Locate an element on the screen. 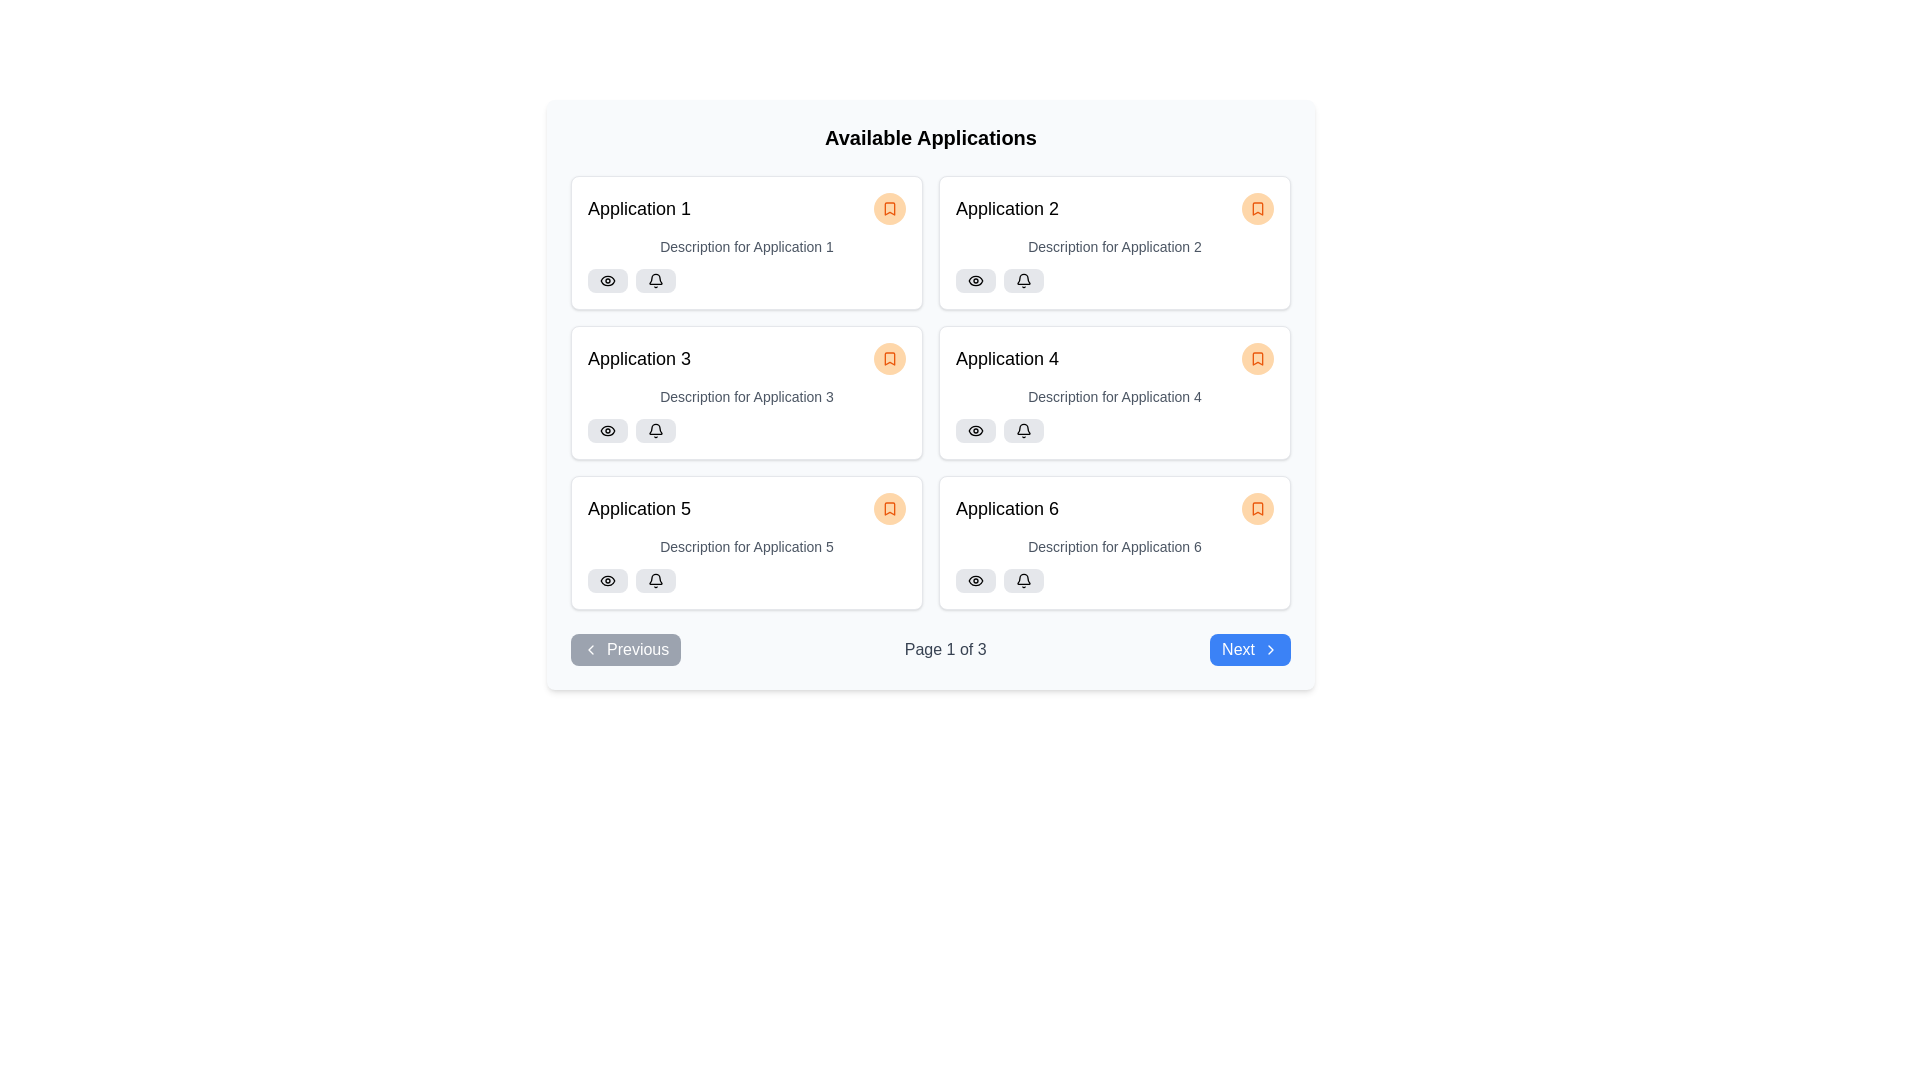  the static text UI component displaying the title 'Available Applications', which is bold and centered at the top of the section containing application cards is located at coordinates (930, 137).